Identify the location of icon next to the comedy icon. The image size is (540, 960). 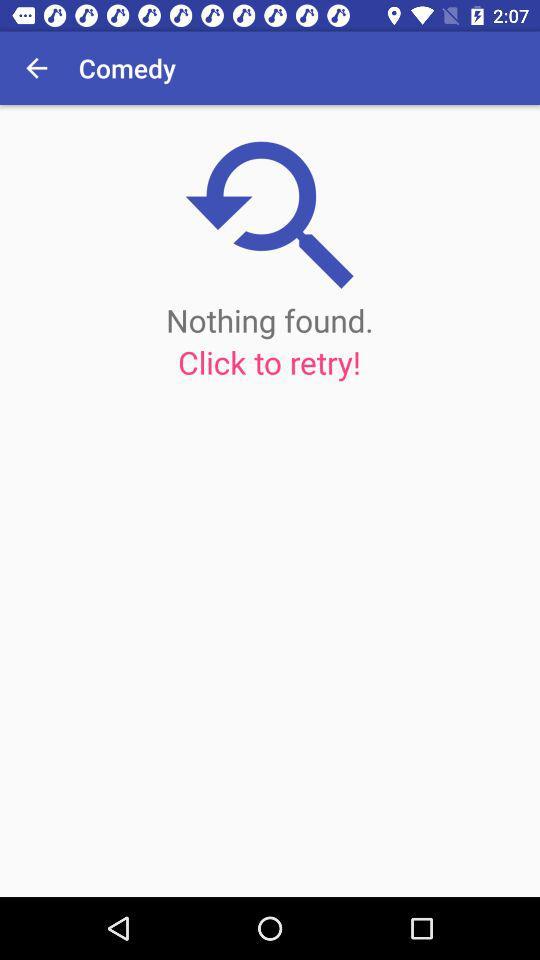
(36, 68).